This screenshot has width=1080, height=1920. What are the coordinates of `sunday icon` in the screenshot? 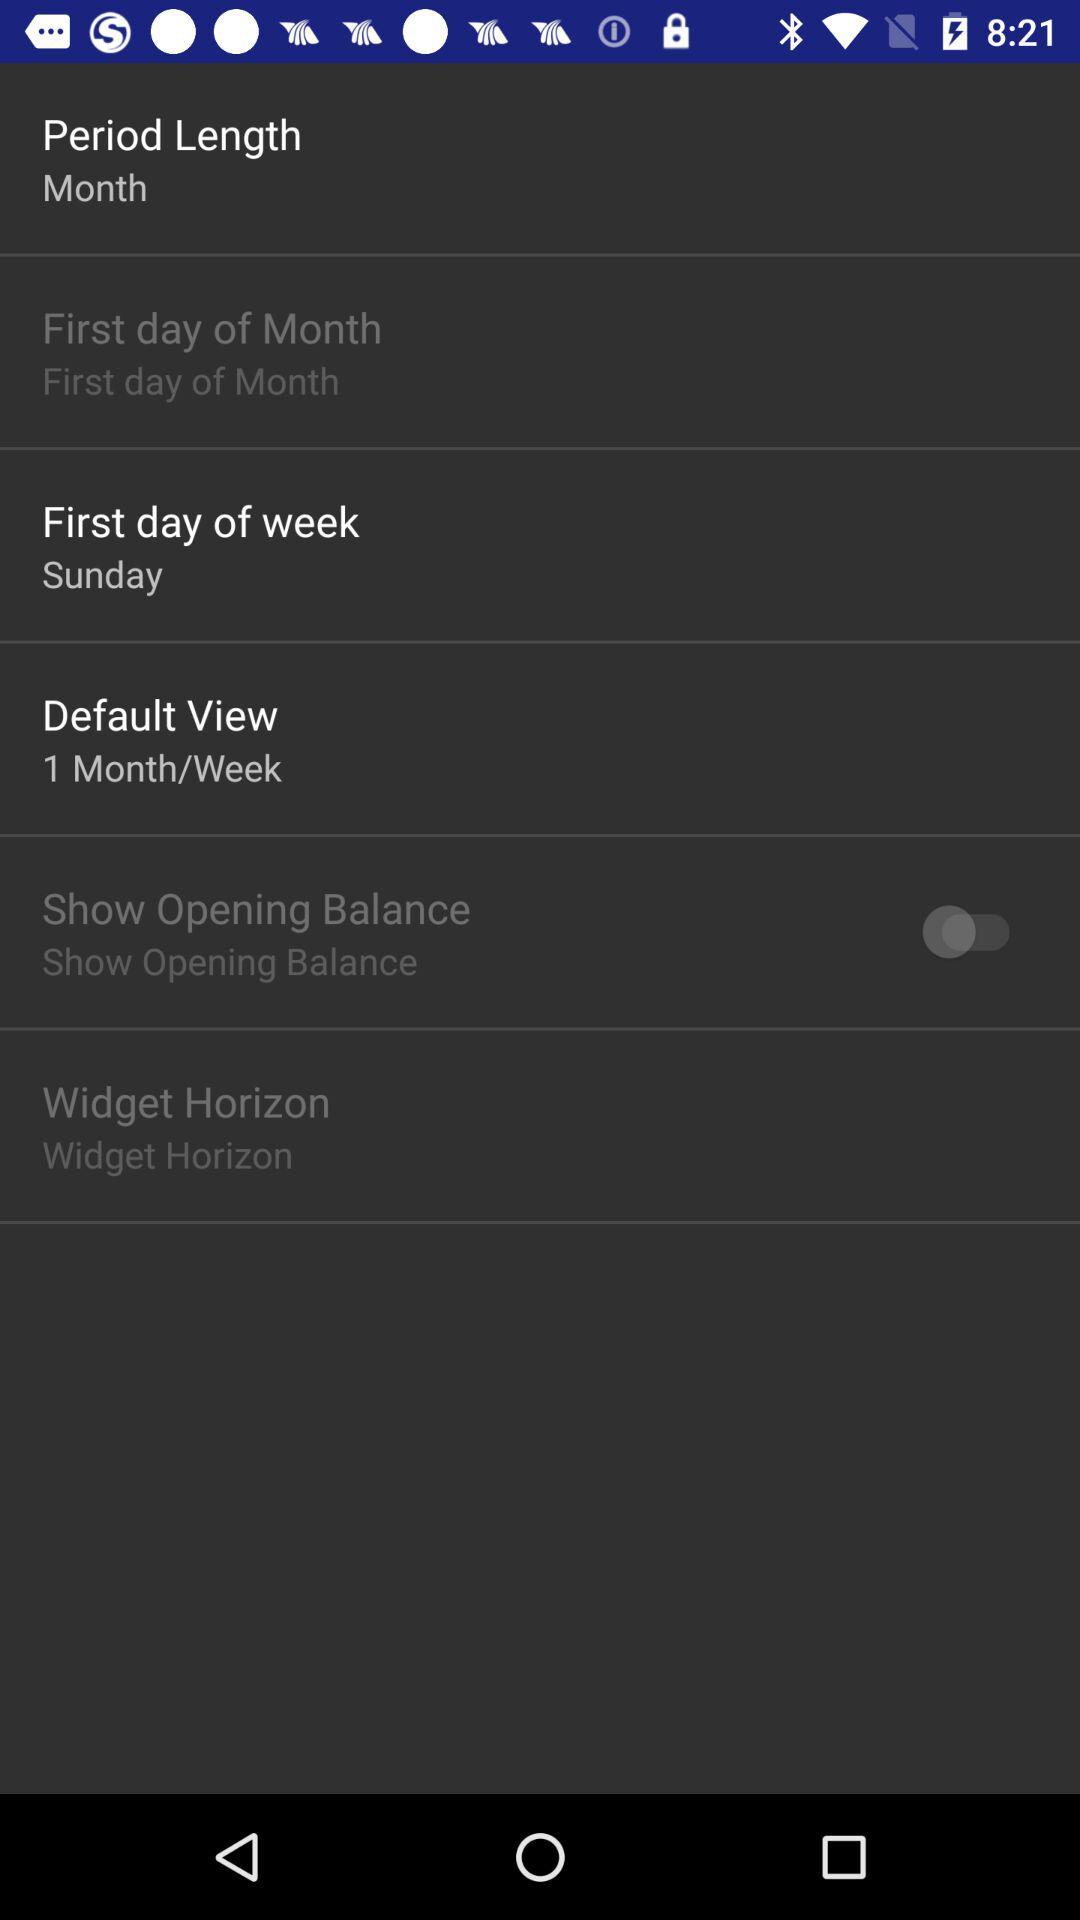 It's located at (102, 572).